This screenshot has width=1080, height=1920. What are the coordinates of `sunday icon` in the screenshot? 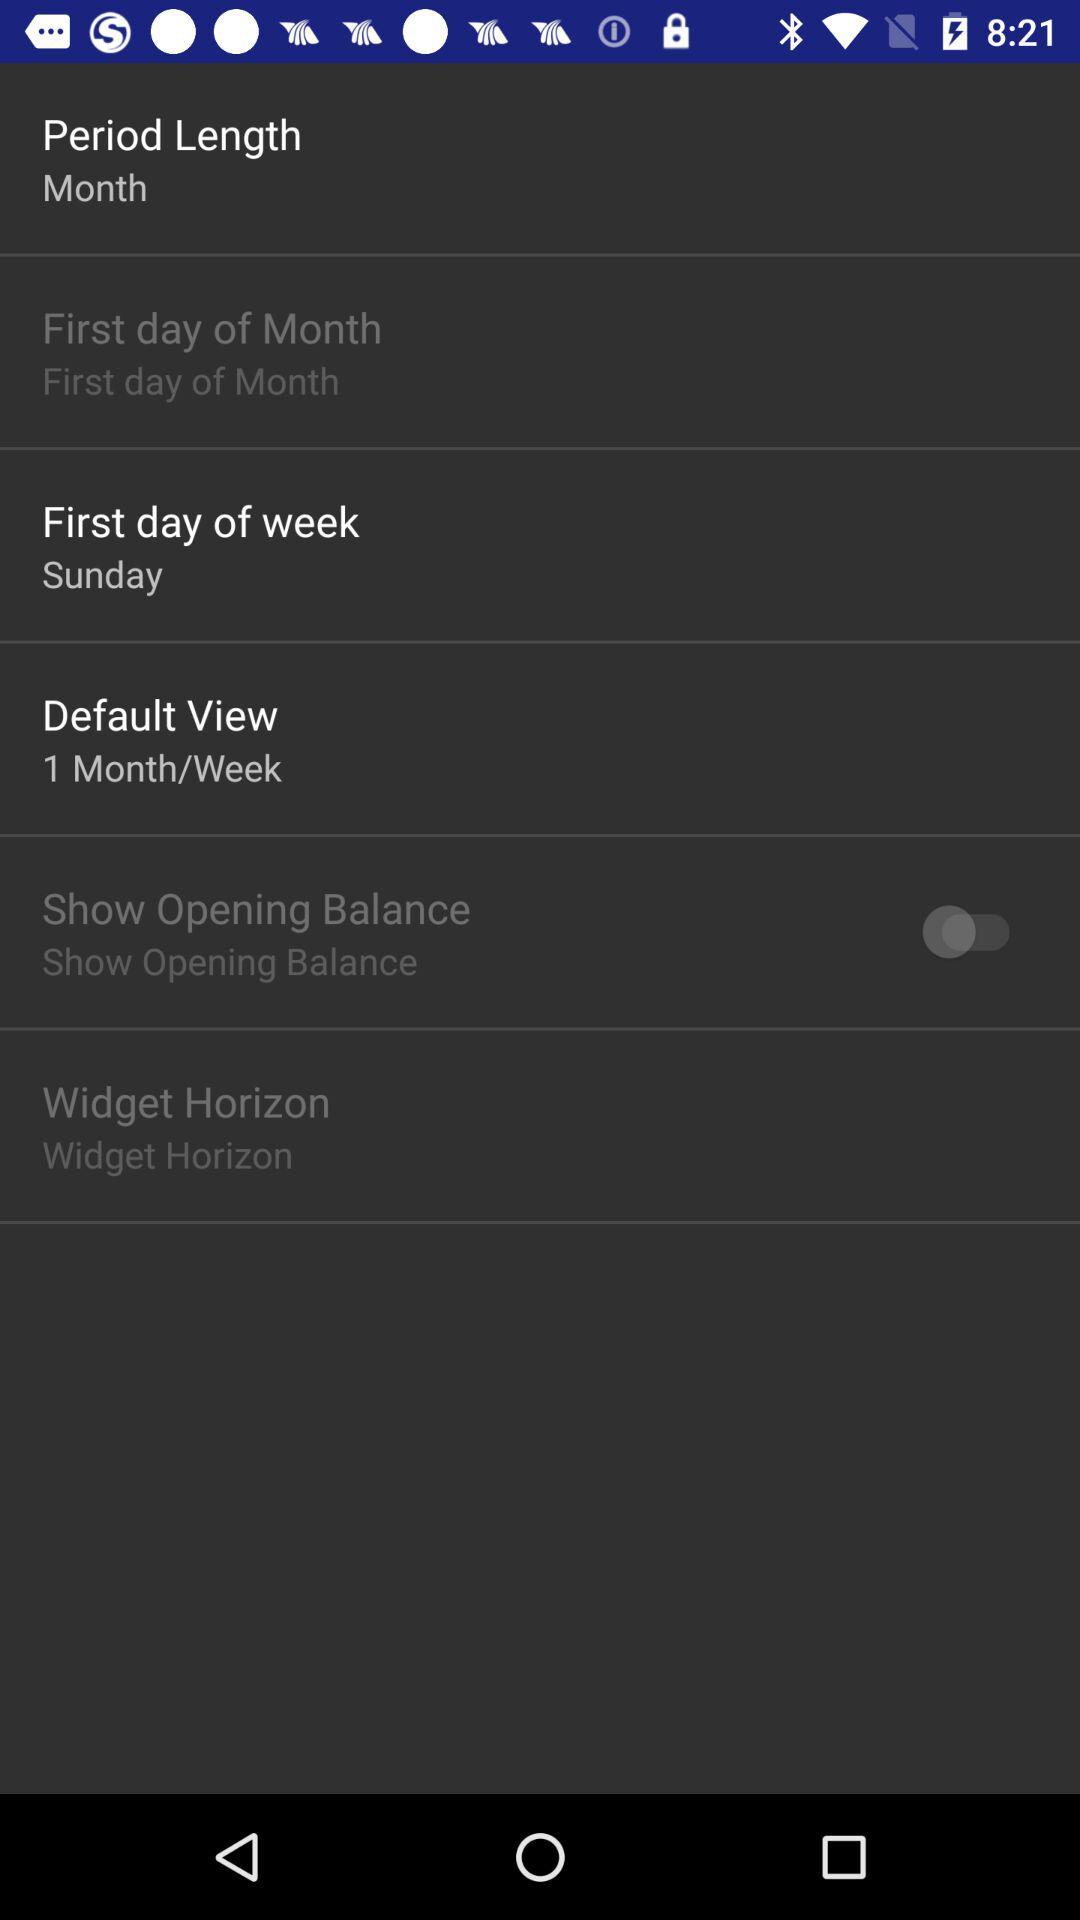 It's located at (102, 572).